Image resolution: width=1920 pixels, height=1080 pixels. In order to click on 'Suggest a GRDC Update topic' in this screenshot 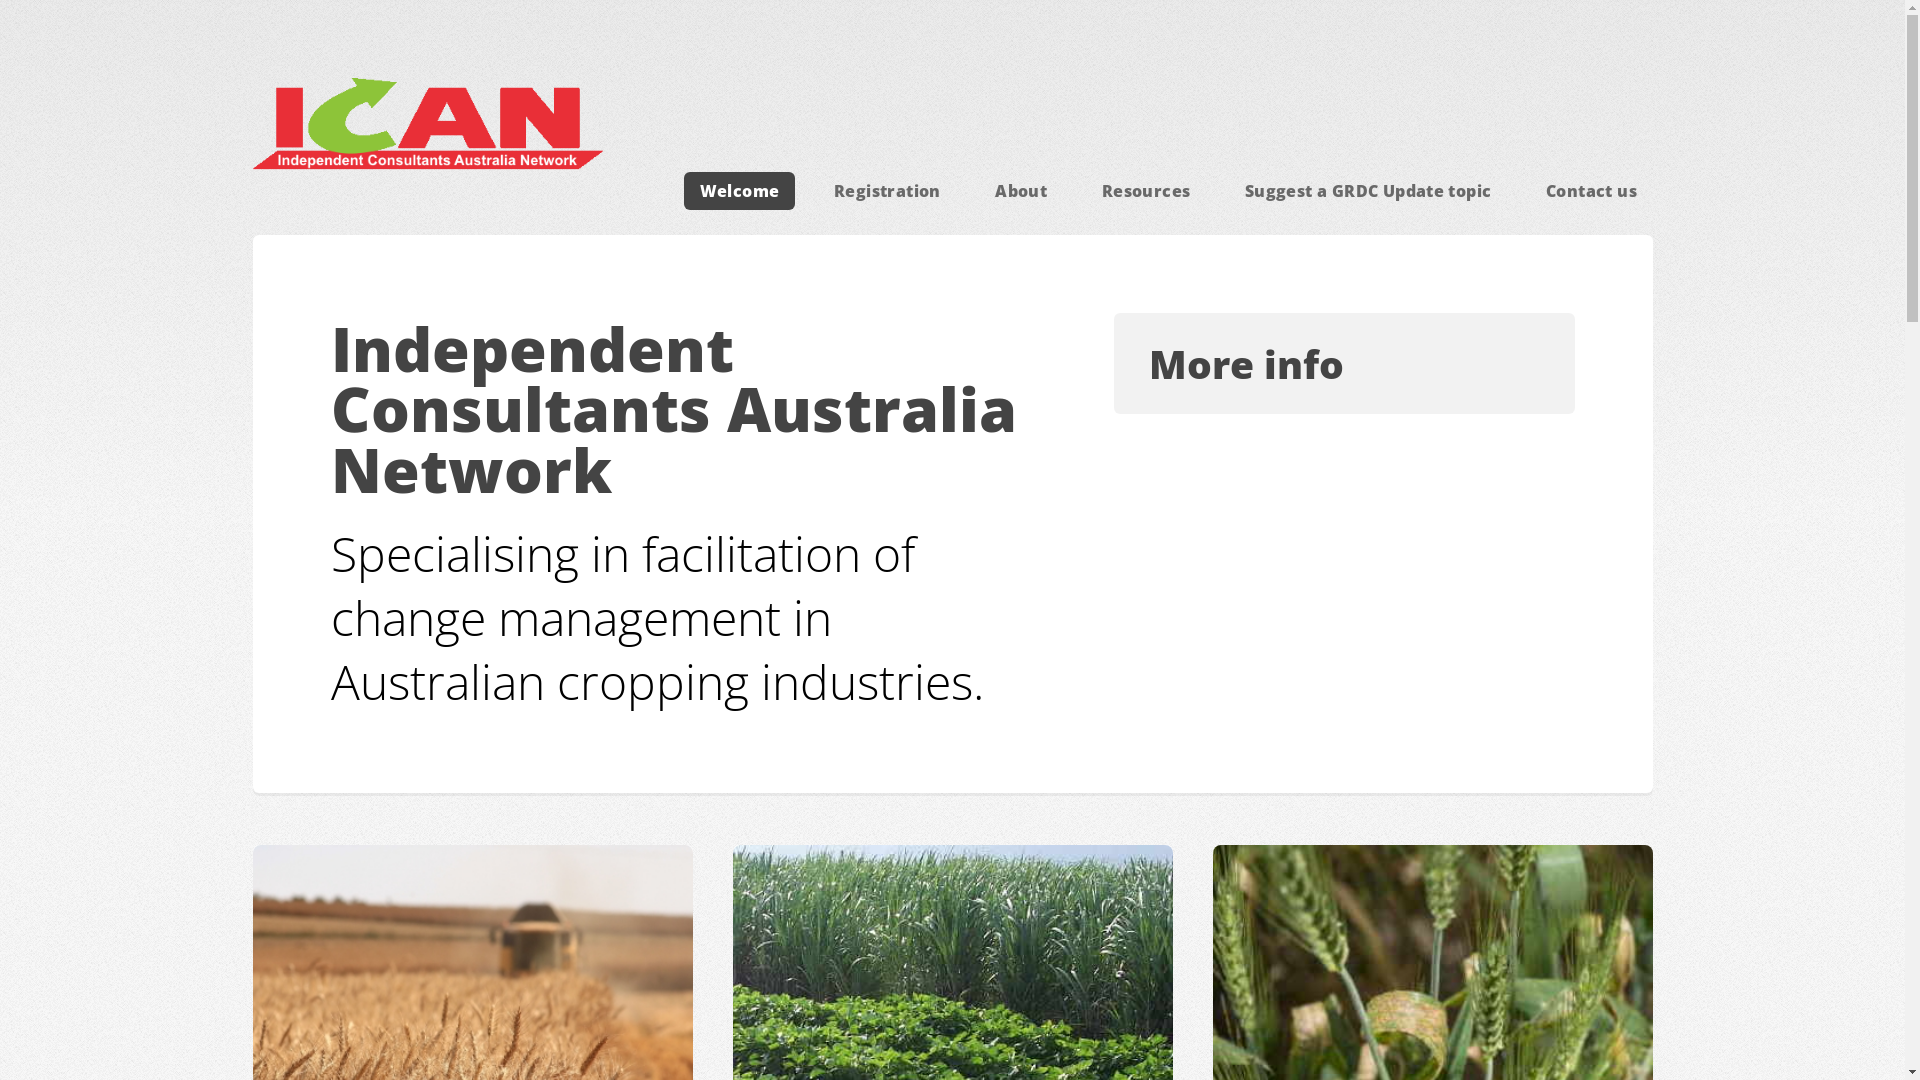, I will do `click(1367, 191)`.